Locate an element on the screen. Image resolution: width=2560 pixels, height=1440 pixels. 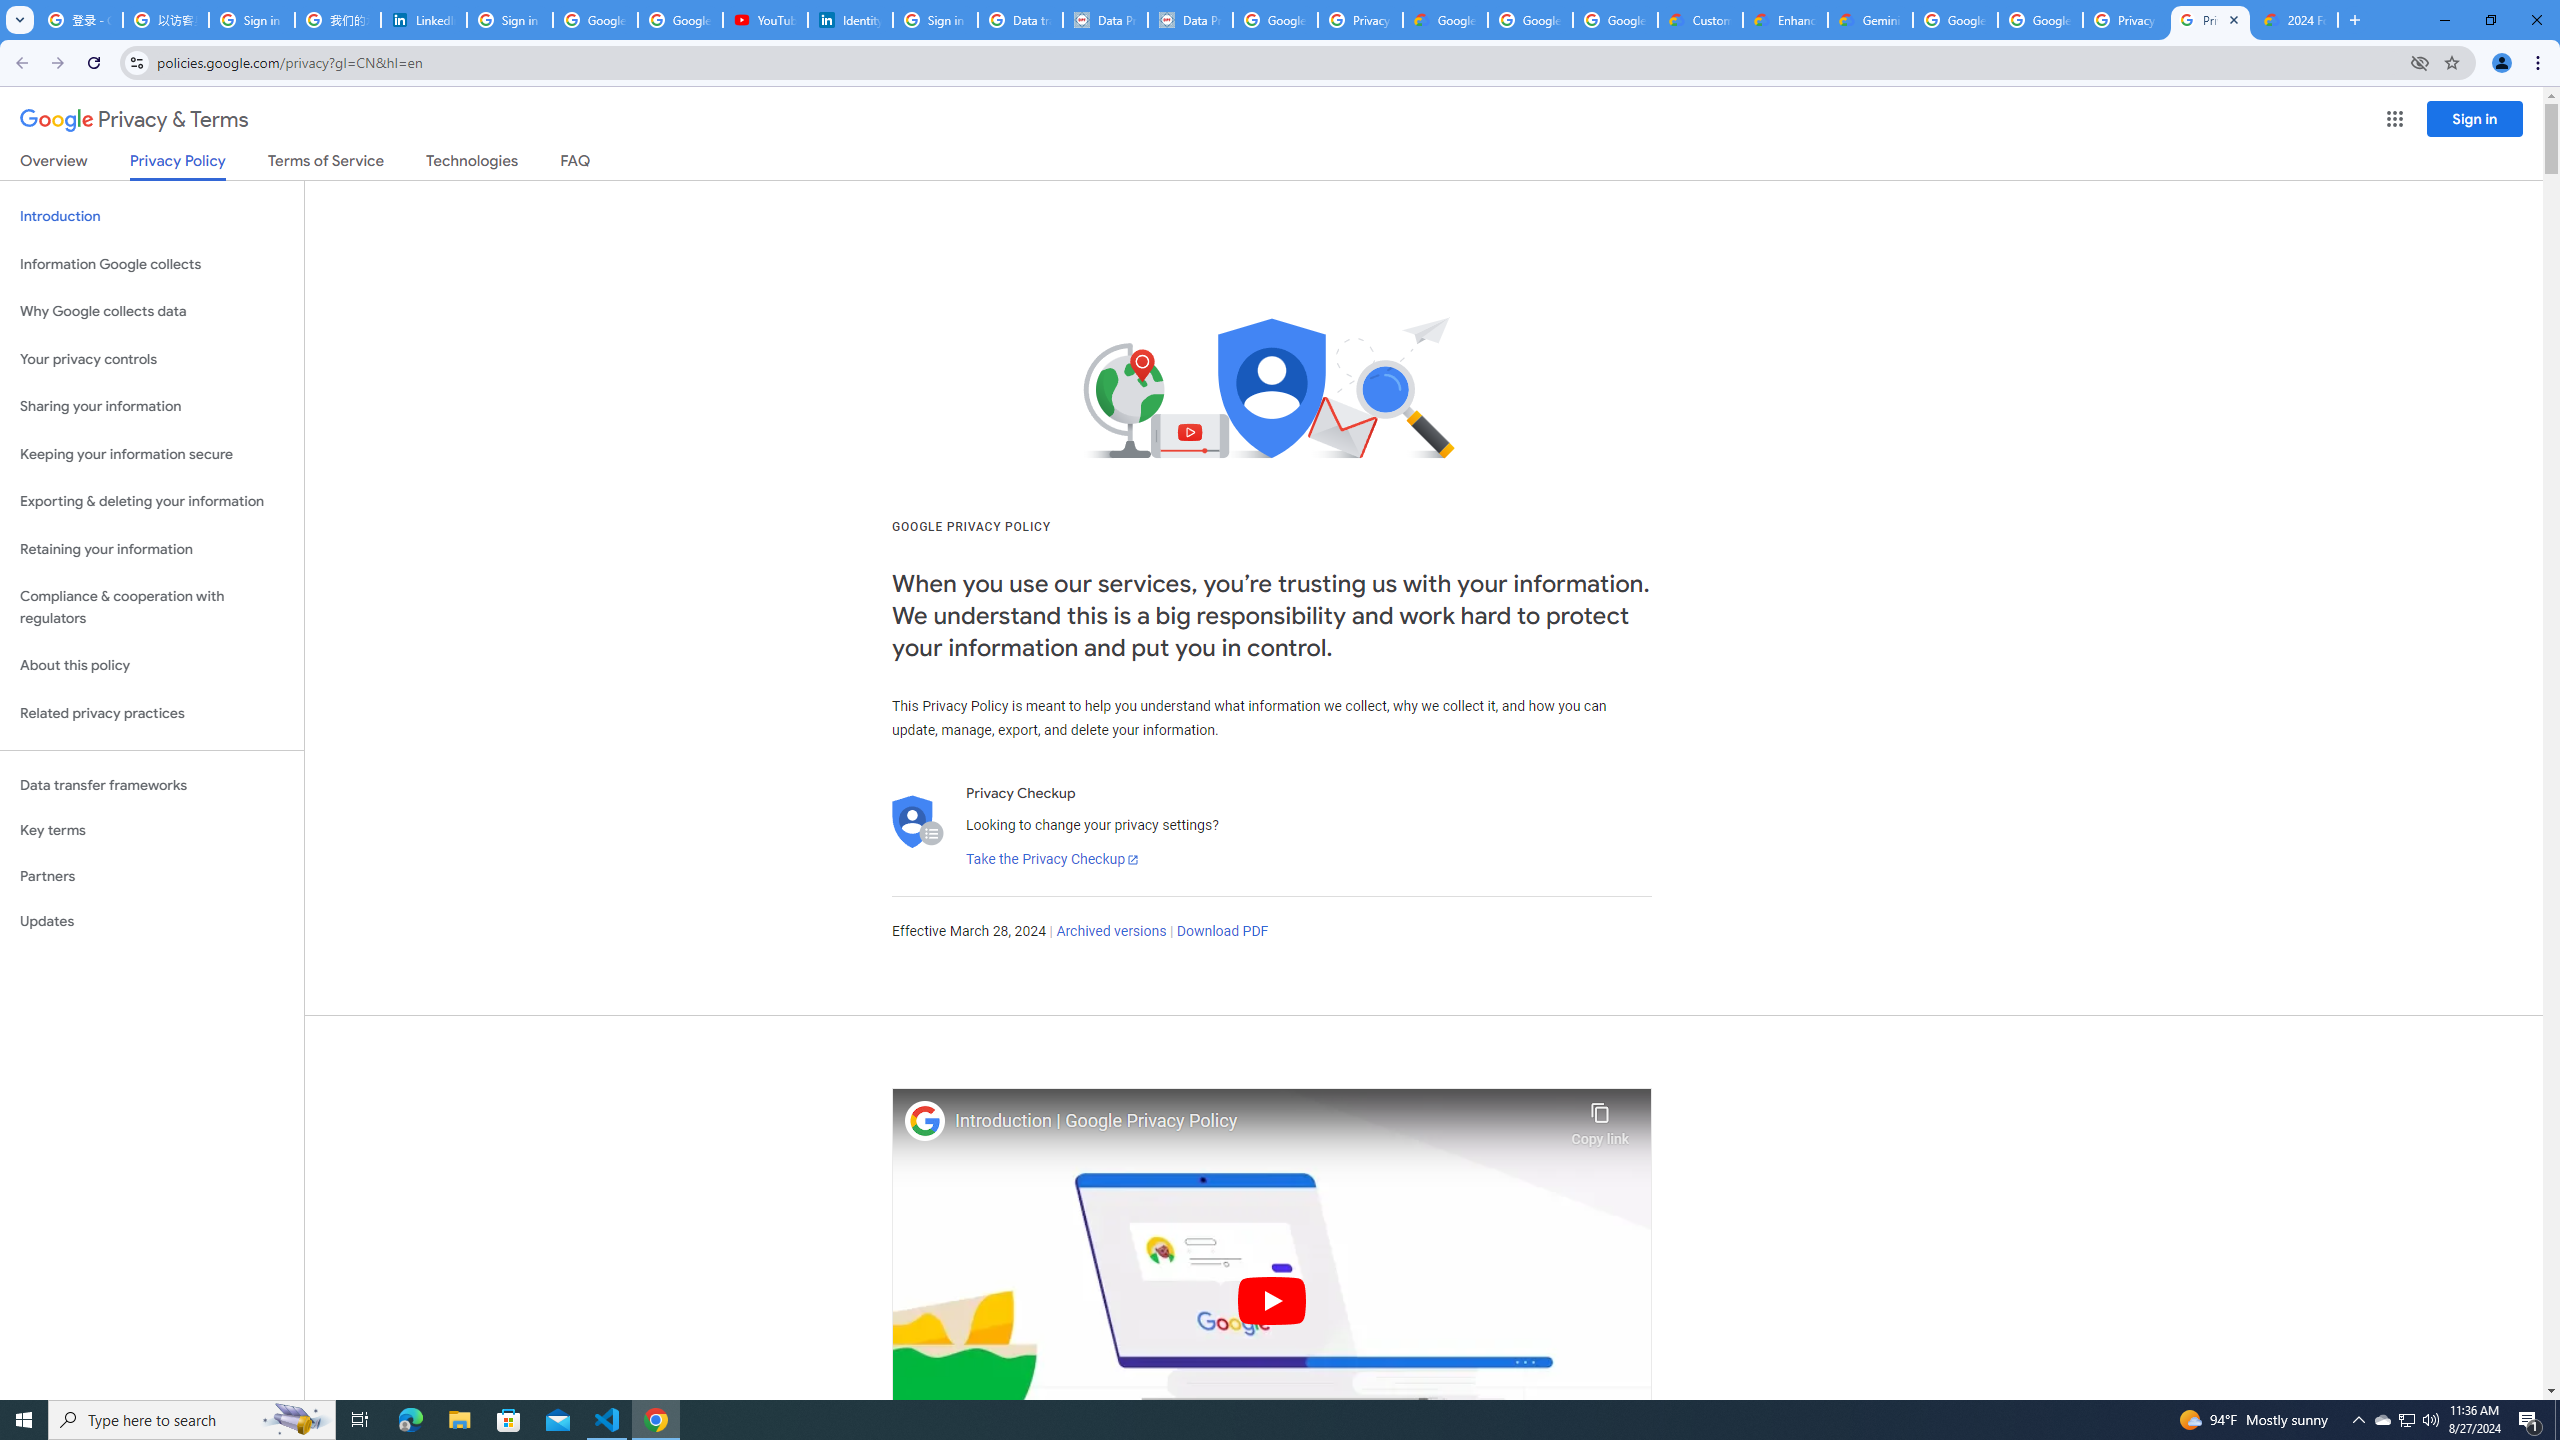
'Key terms' is located at coordinates (151, 830).